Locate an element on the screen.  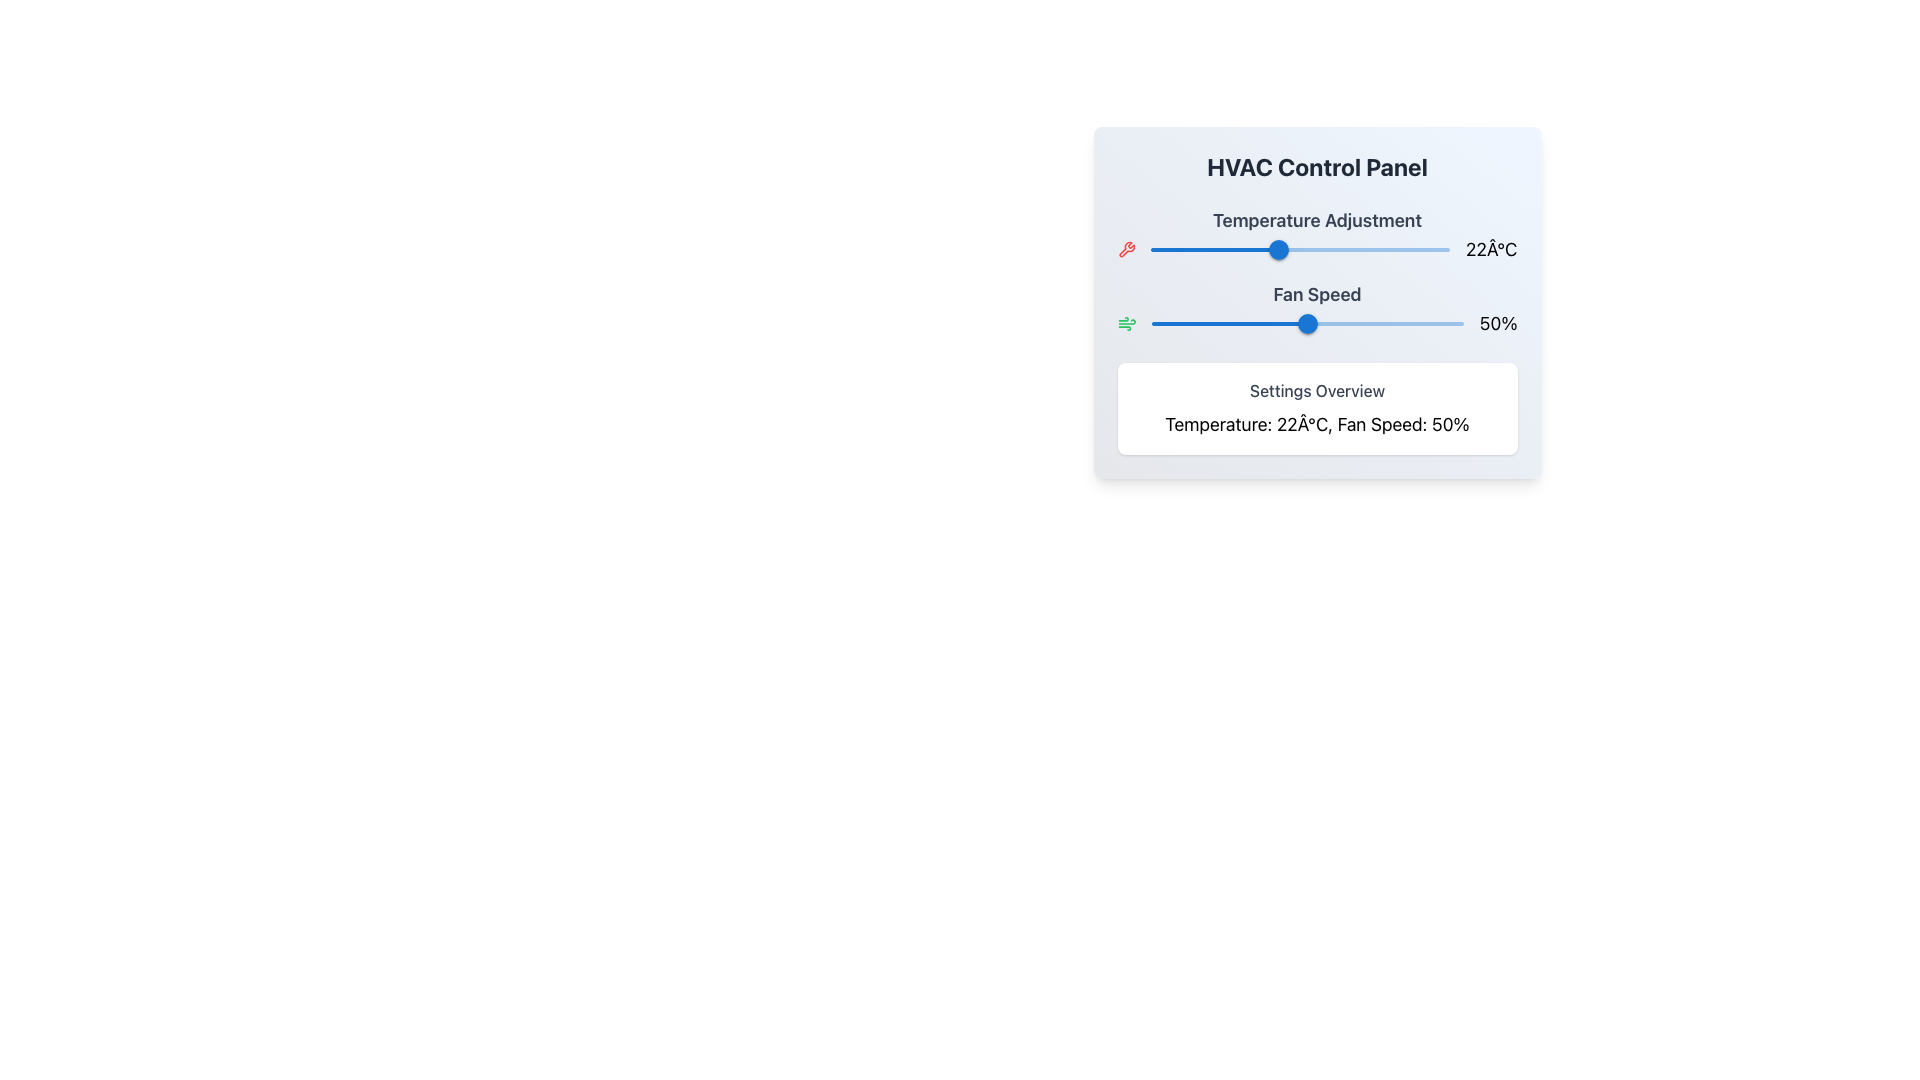
the slider value is located at coordinates (1457, 323).